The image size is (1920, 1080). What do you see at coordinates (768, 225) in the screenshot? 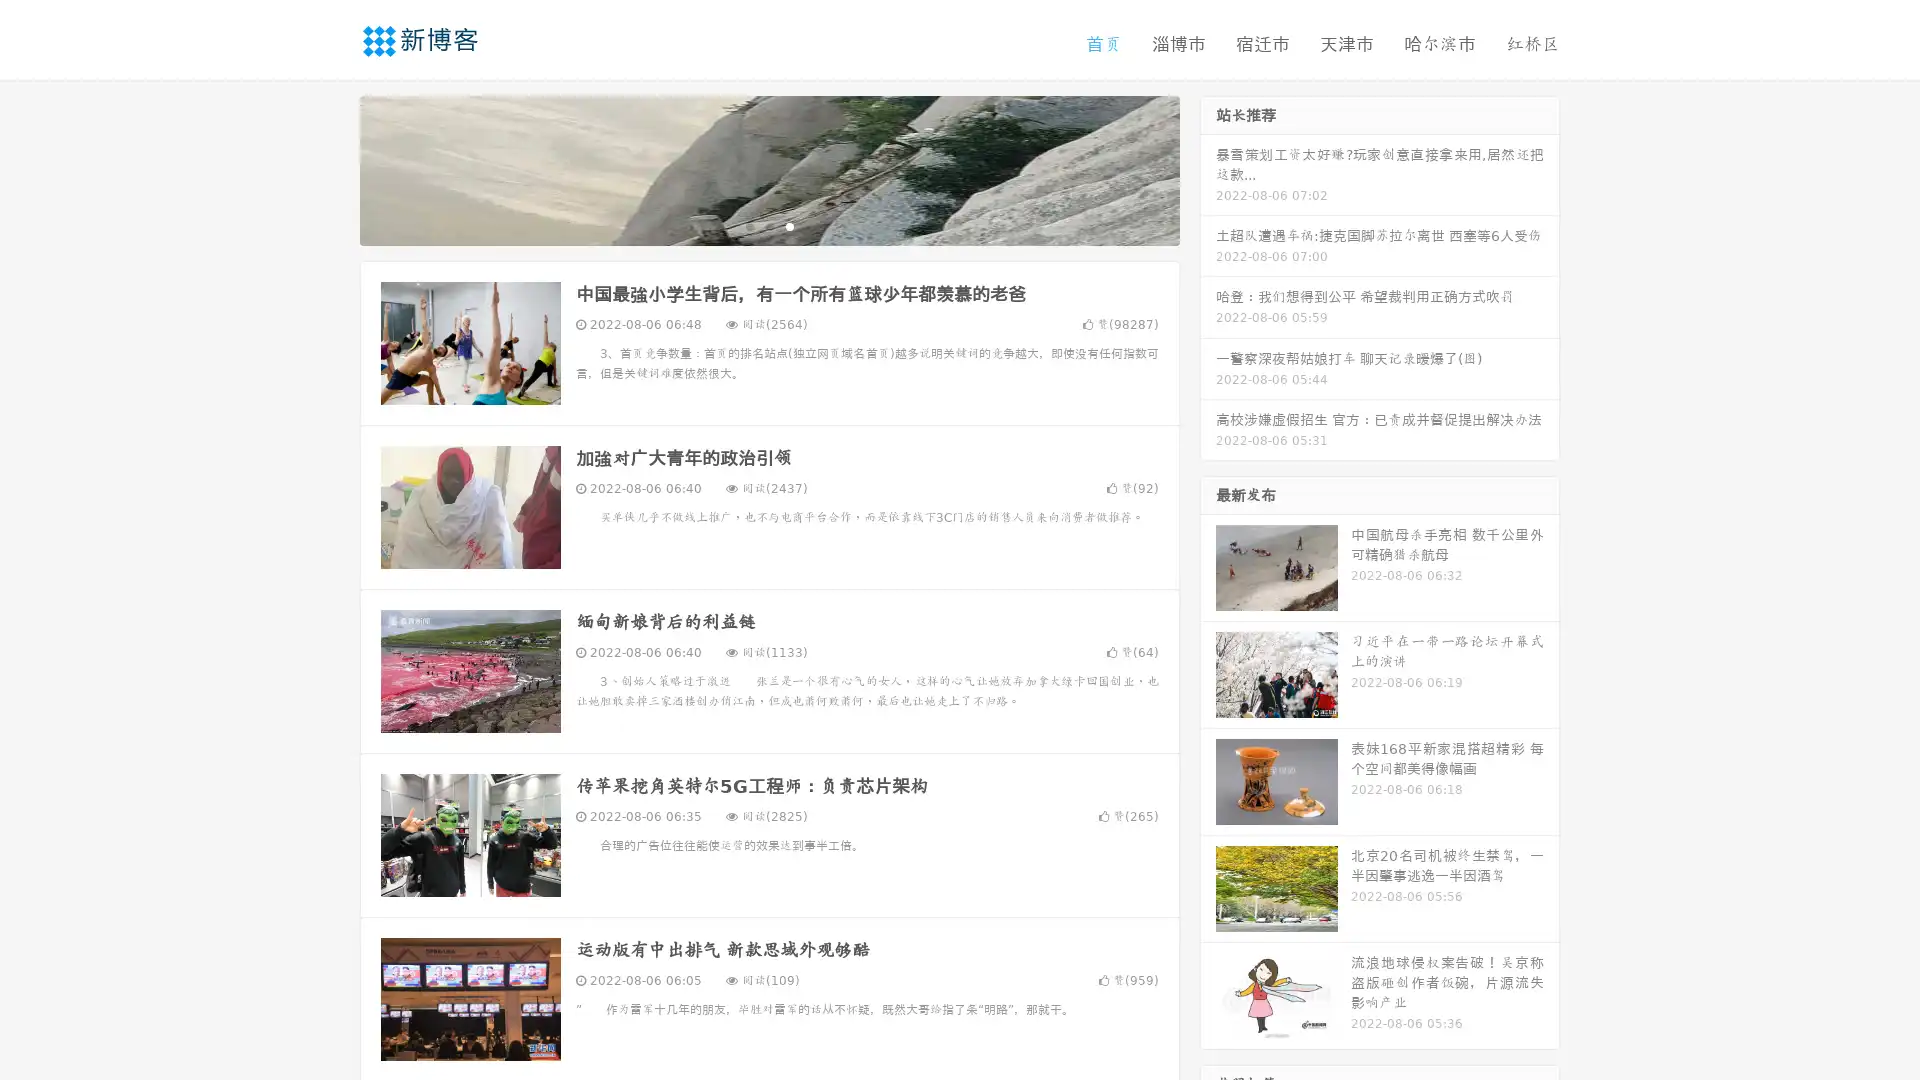
I see `Go to slide 2` at bounding box center [768, 225].